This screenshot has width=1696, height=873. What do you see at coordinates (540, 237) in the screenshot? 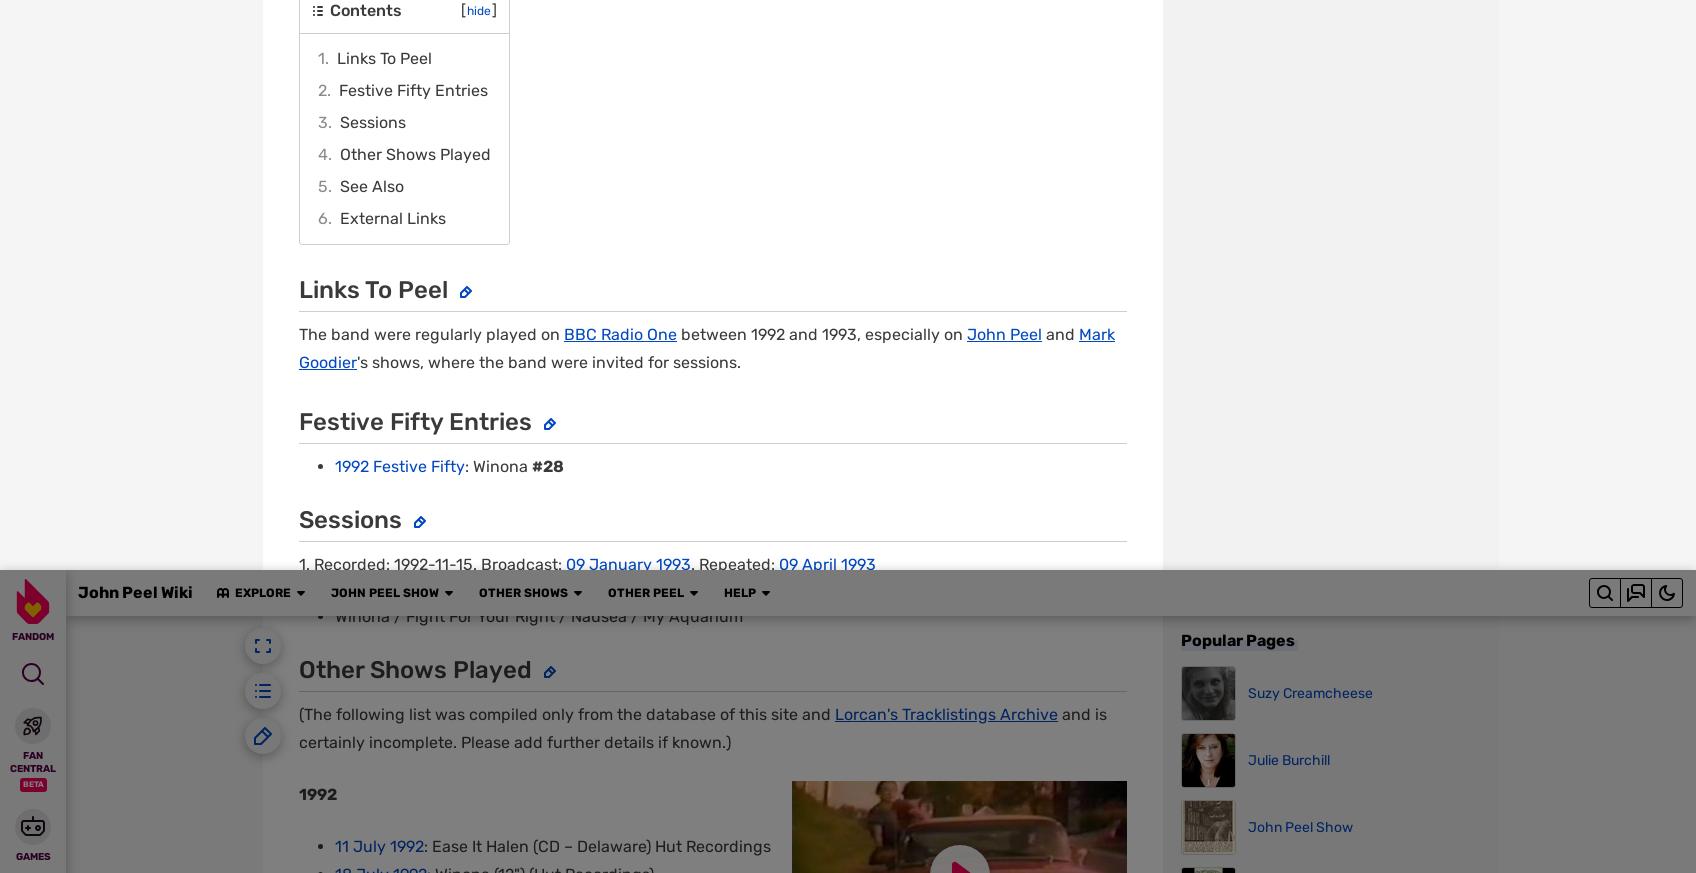
I see `'CC-BY-SA'` at bounding box center [540, 237].